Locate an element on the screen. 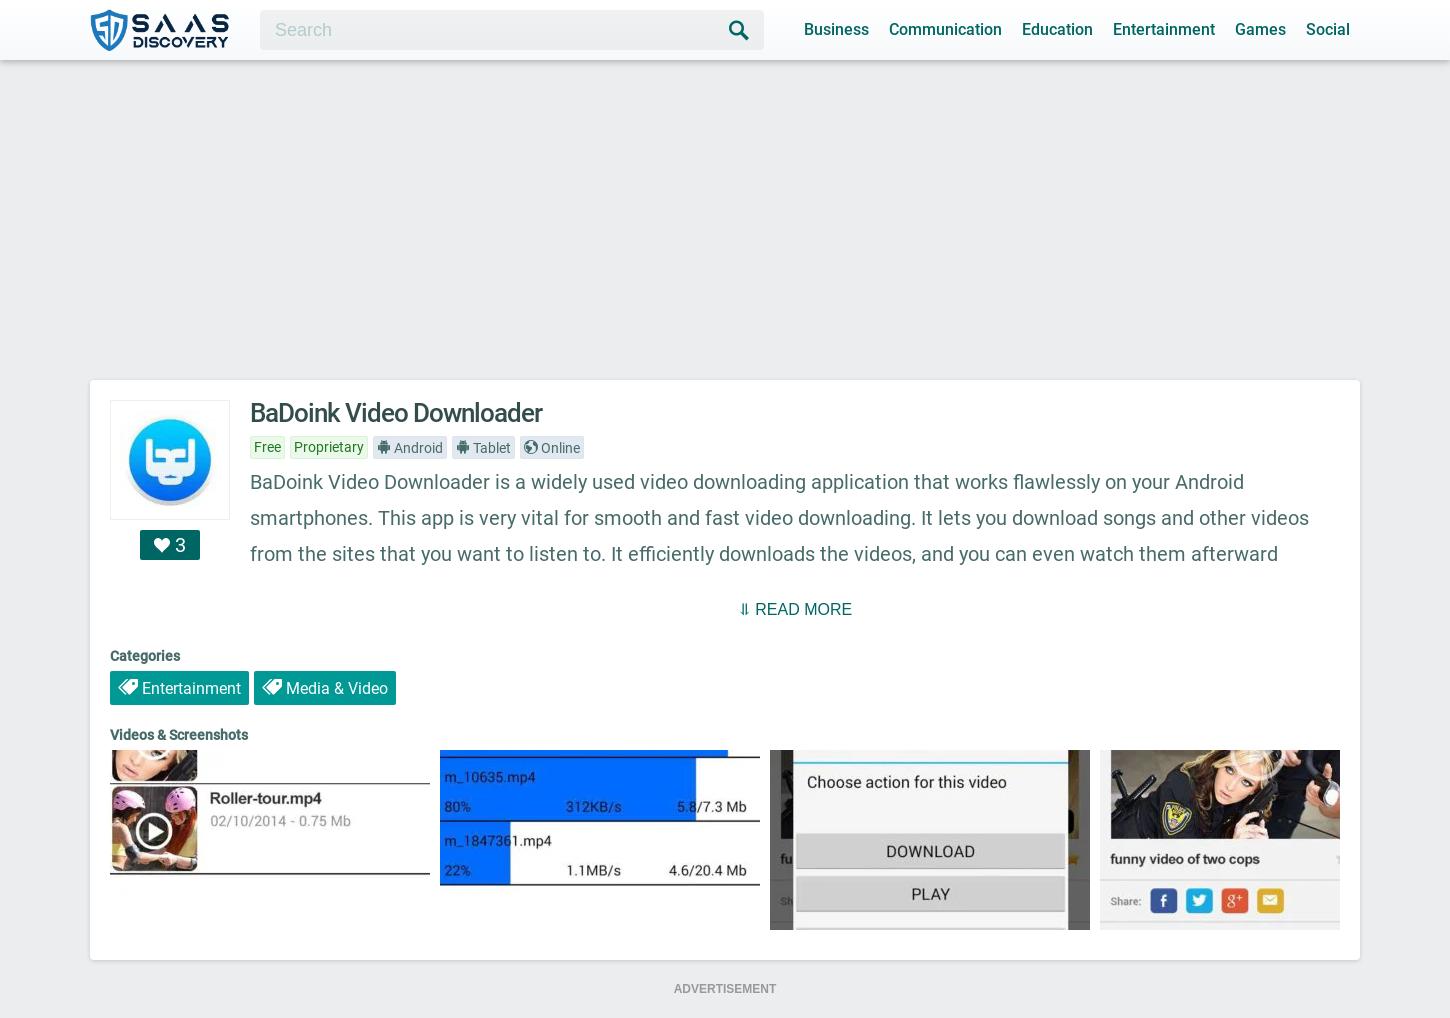 Image resolution: width=1450 pixels, height=1018 pixels. 'Android' is located at coordinates (390, 447).